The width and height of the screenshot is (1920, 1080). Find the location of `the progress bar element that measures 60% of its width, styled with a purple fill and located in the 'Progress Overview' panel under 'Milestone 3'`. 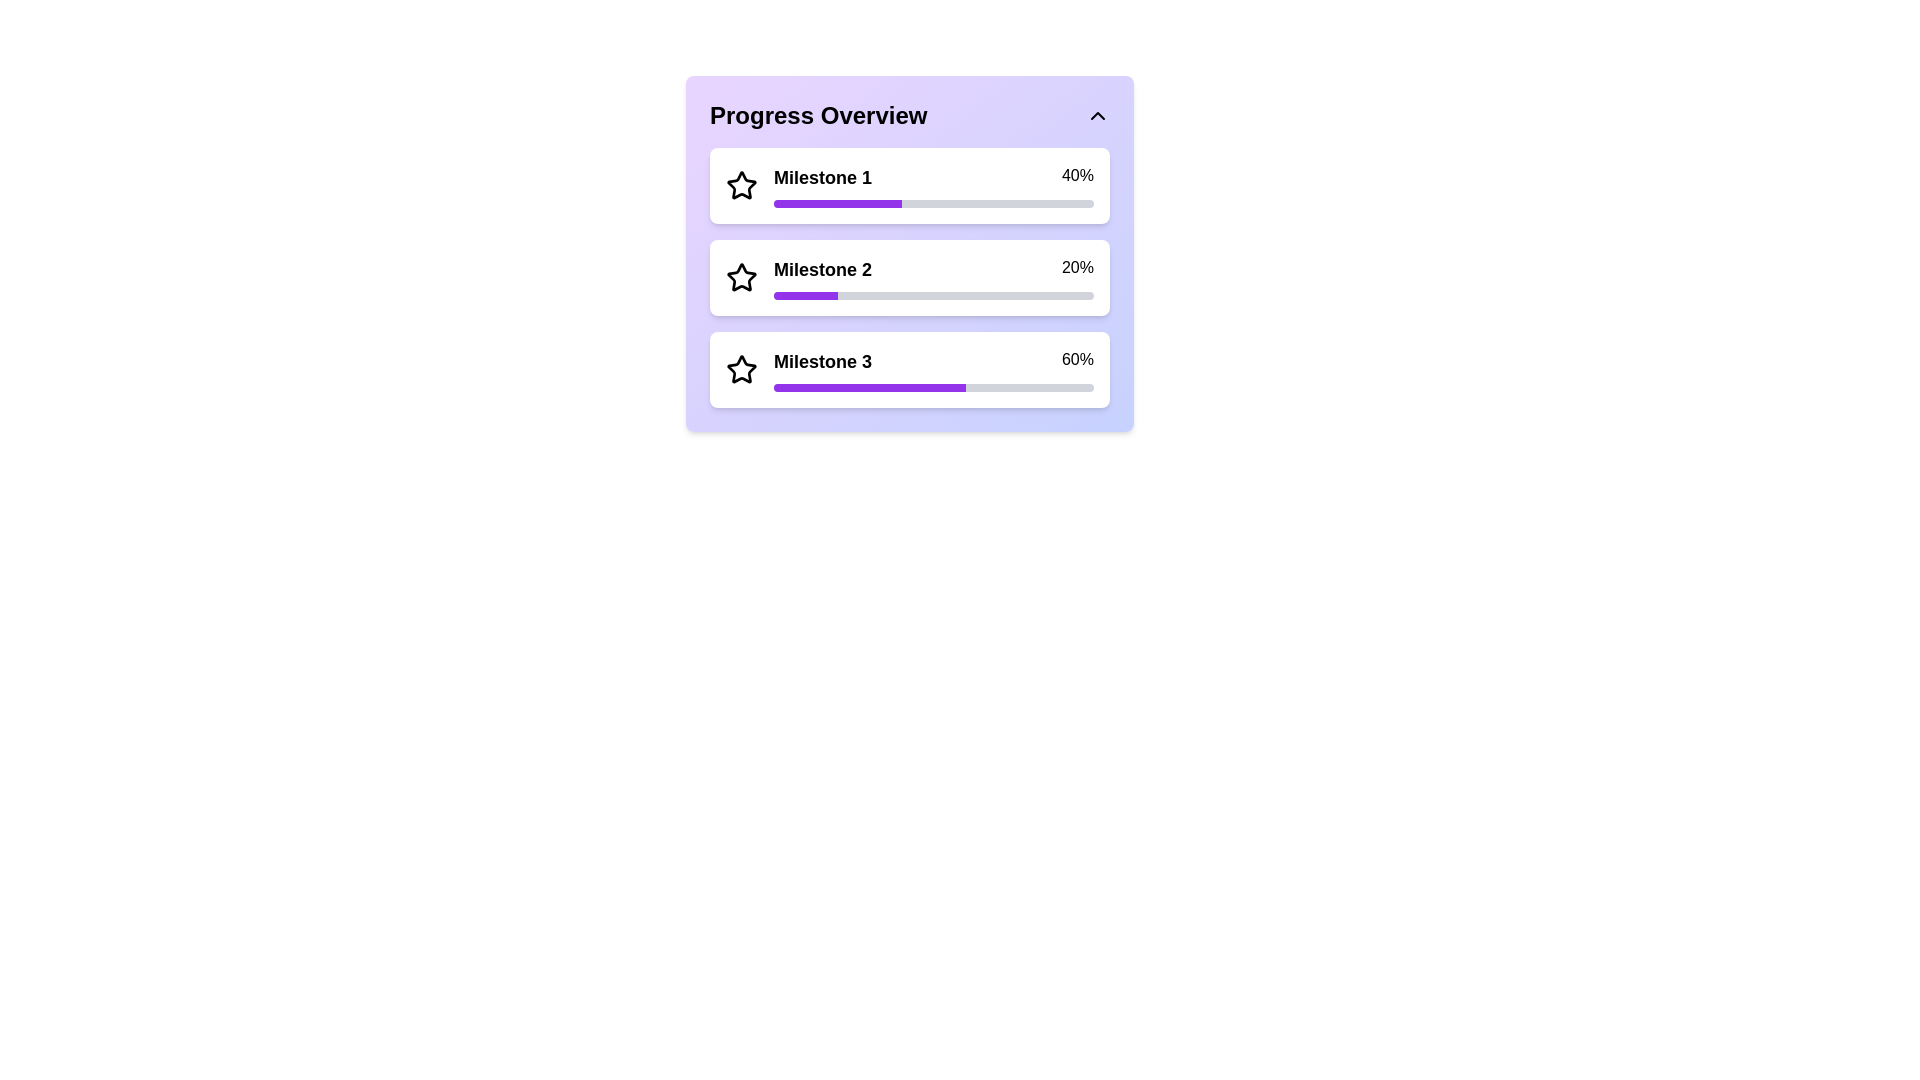

the progress bar element that measures 60% of its width, styled with a purple fill and located in the 'Progress Overview' panel under 'Milestone 3' is located at coordinates (869, 388).